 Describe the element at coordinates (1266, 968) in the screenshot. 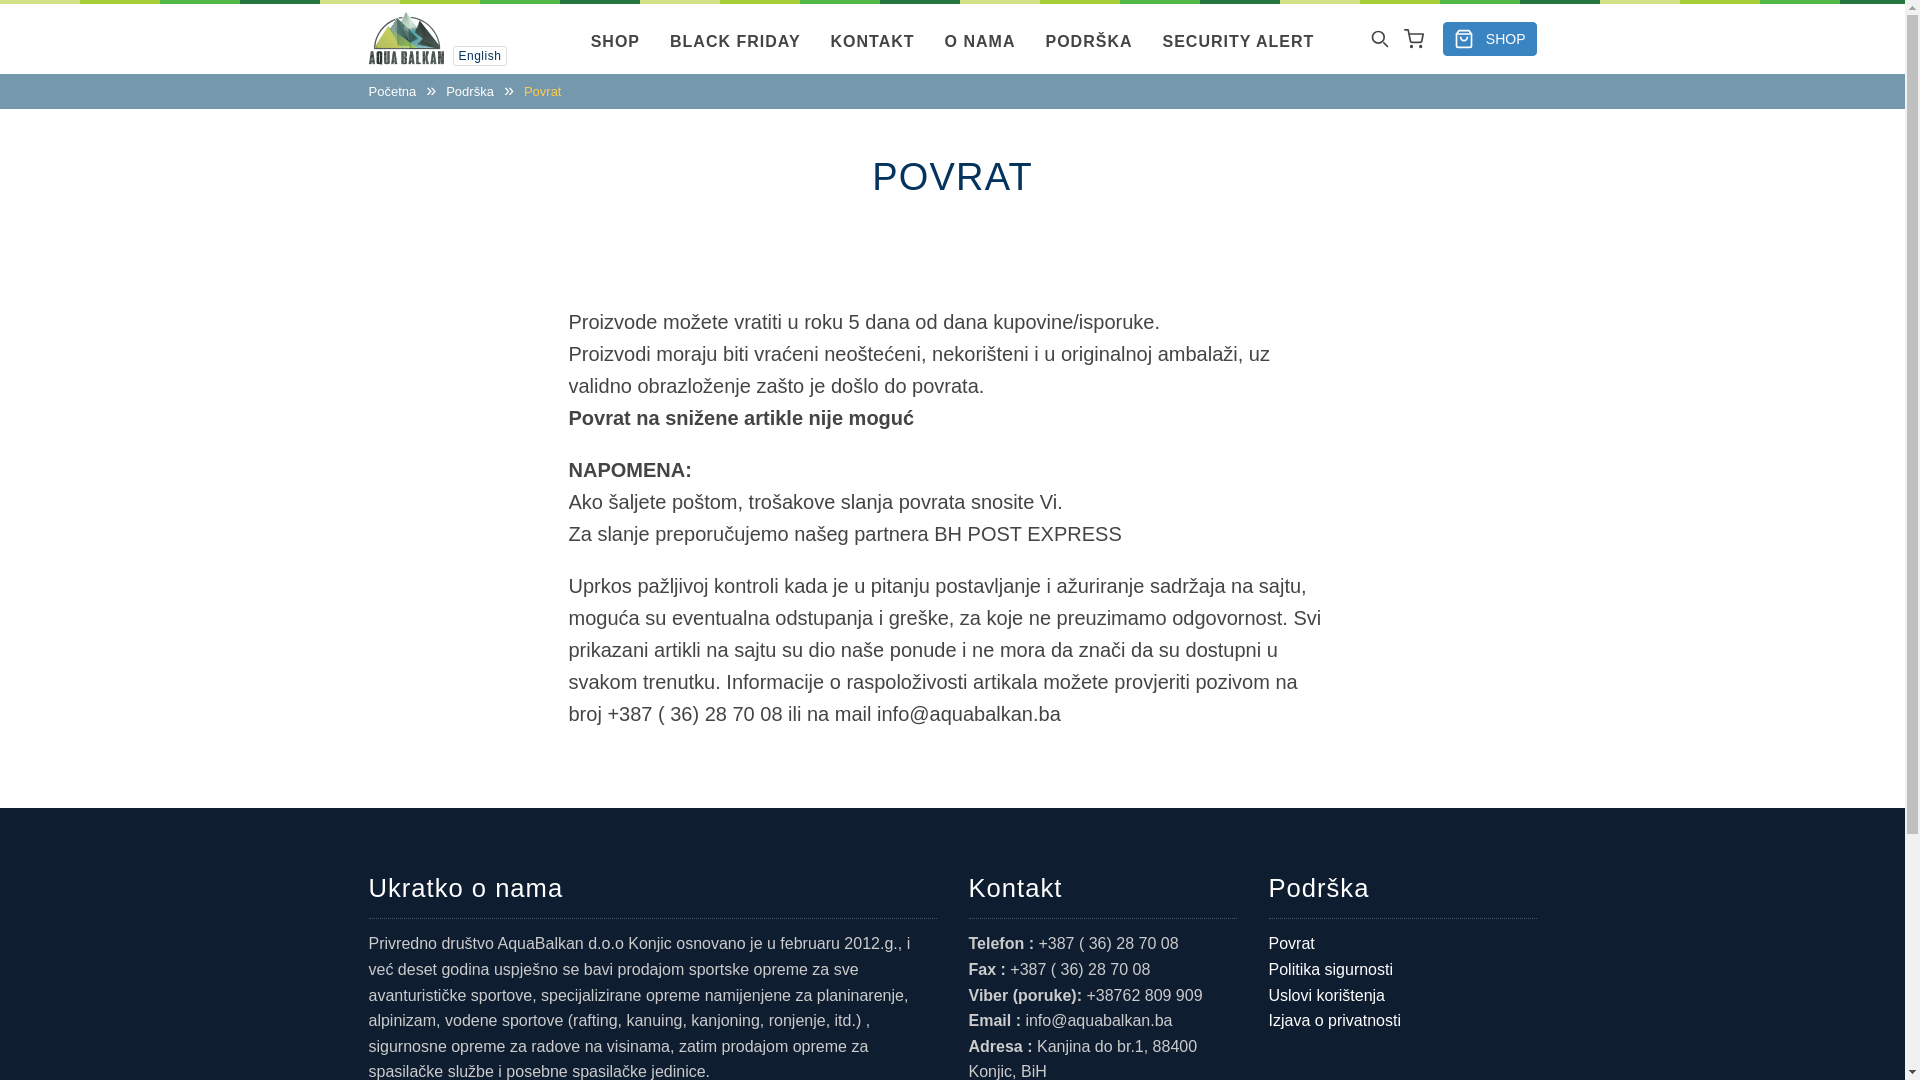

I see `'Politika sigurnosti'` at that location.